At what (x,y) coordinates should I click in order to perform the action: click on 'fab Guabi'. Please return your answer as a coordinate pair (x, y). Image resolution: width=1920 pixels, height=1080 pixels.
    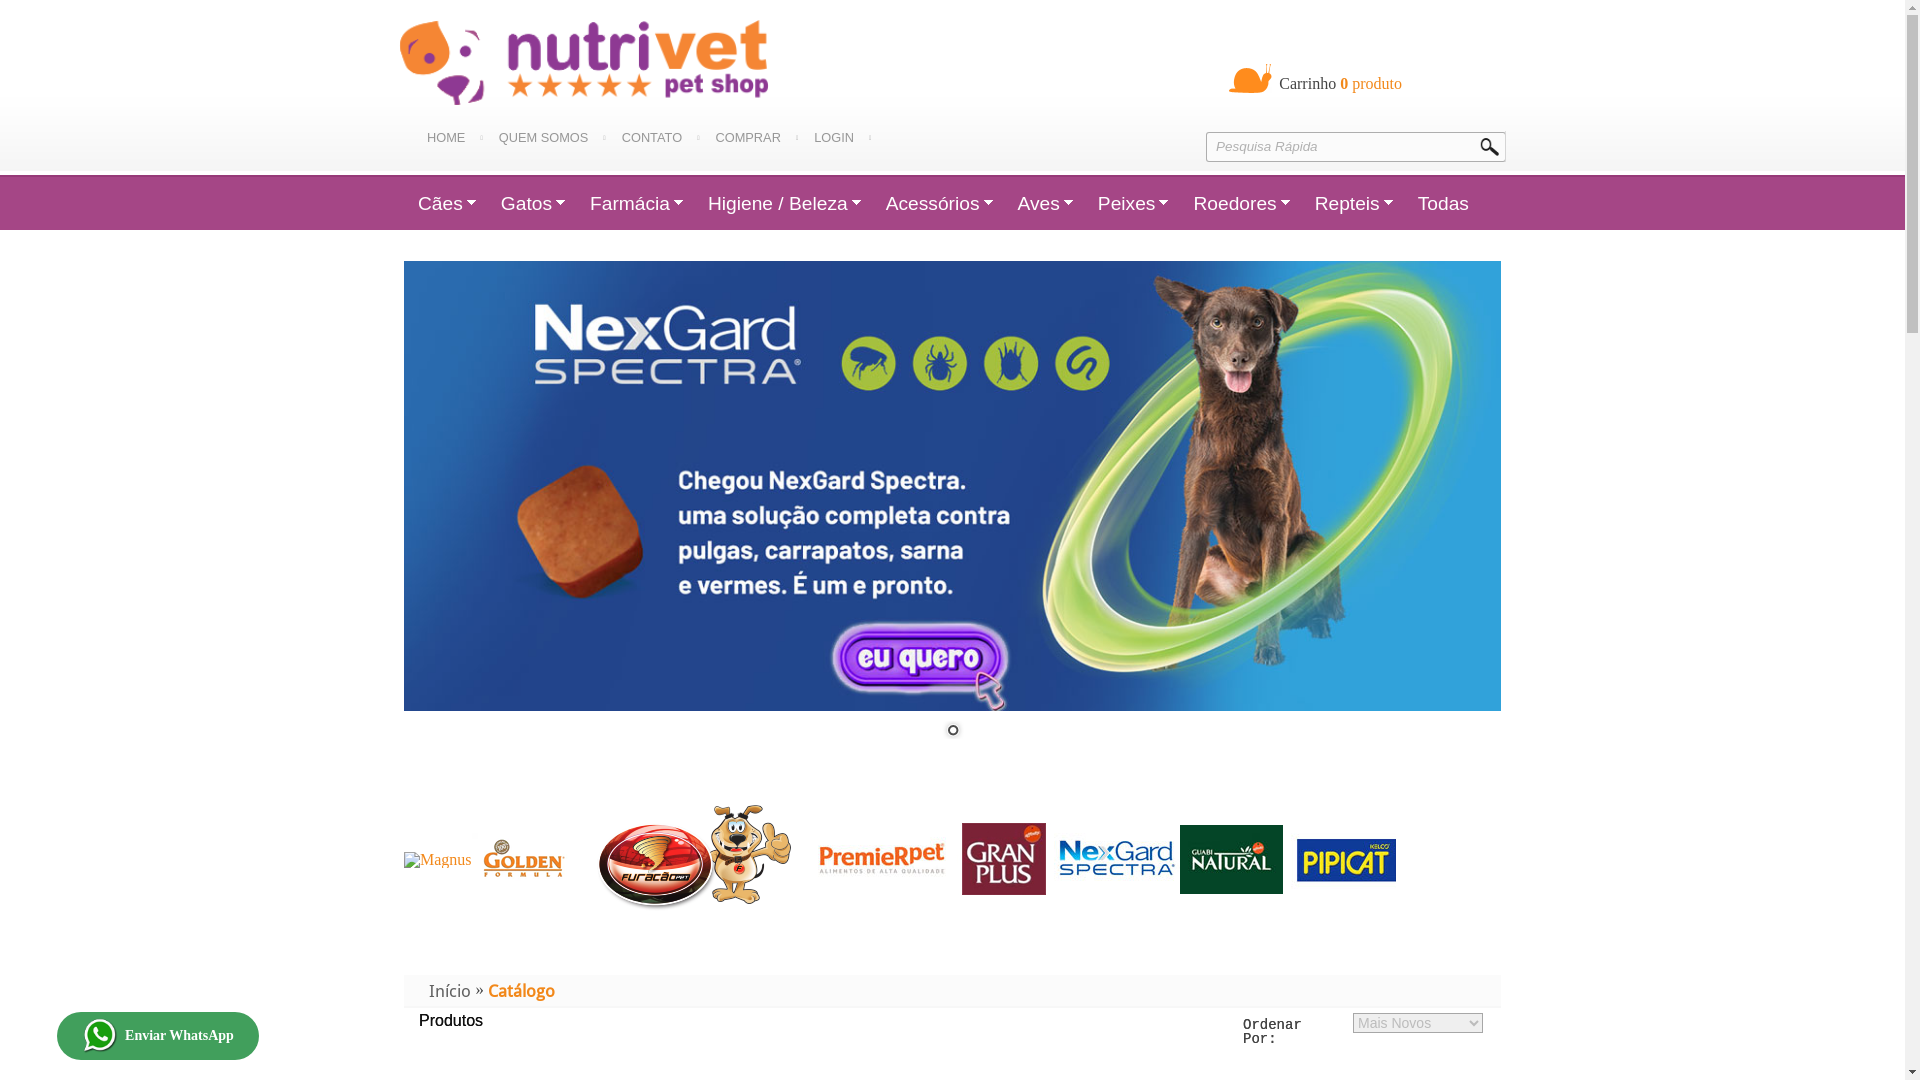
    Looking at the image, I should click on (1180, 858).